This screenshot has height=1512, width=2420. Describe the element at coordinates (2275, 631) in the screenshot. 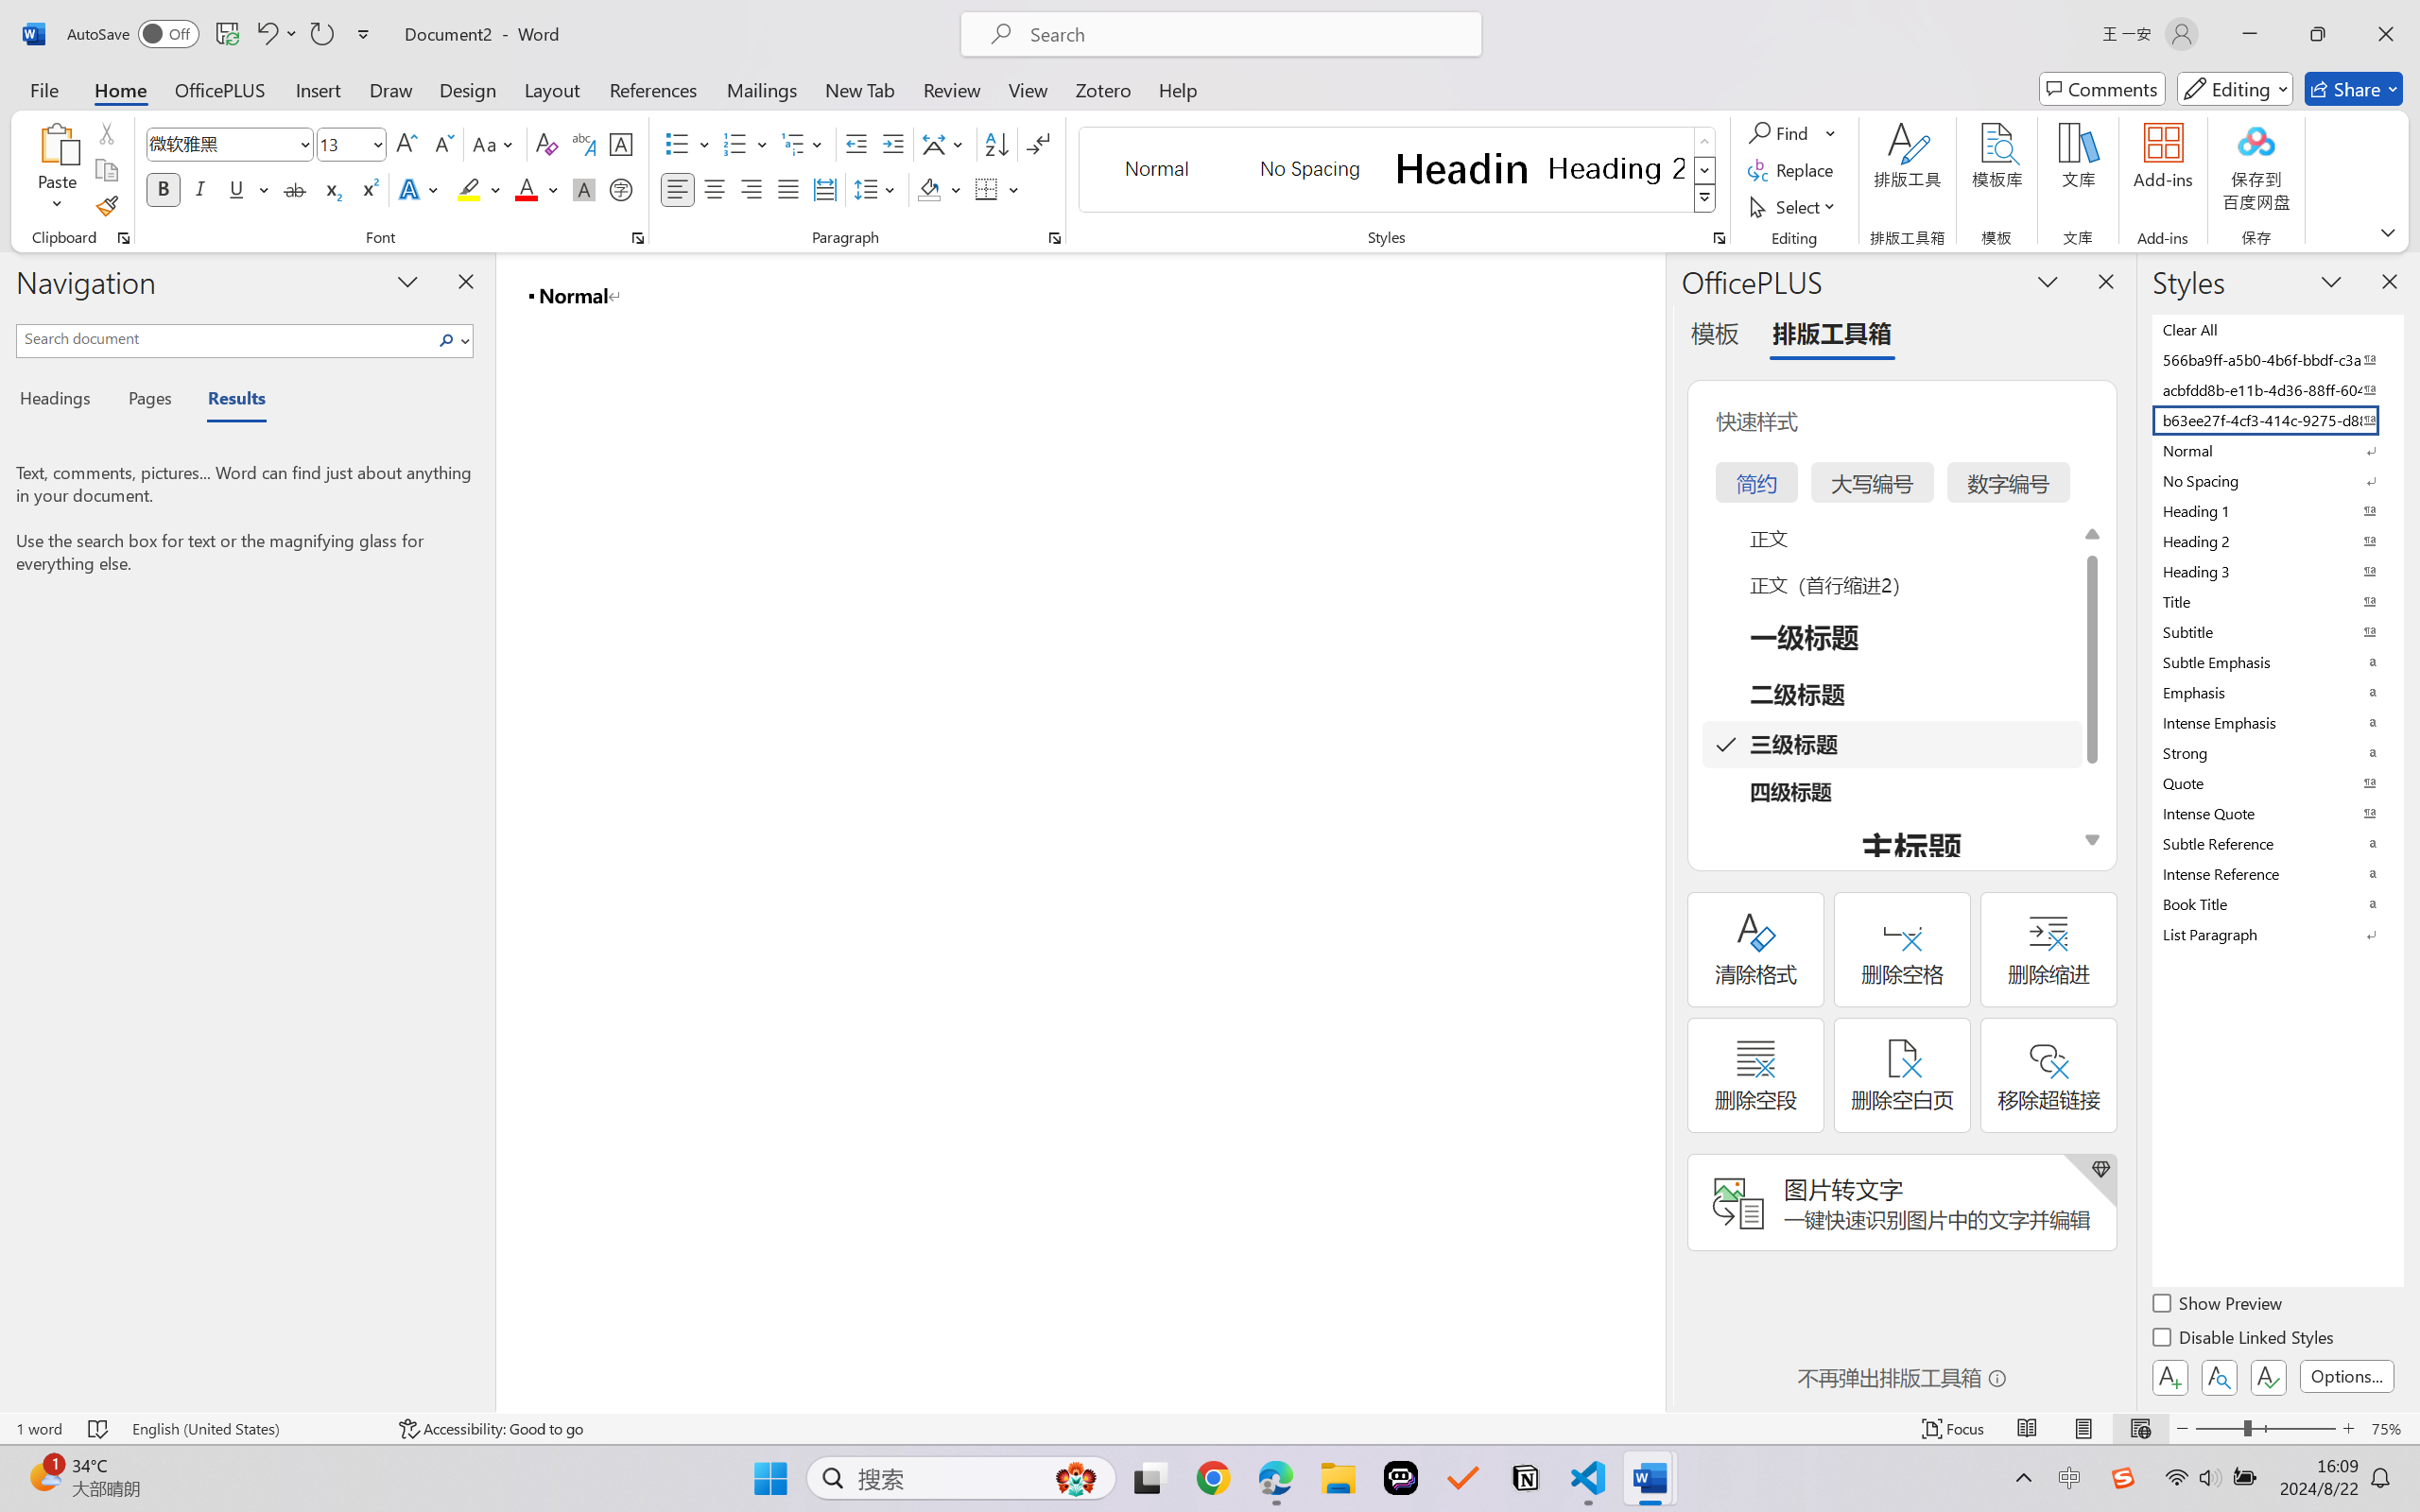

I see `'Subtitle'` at that location.